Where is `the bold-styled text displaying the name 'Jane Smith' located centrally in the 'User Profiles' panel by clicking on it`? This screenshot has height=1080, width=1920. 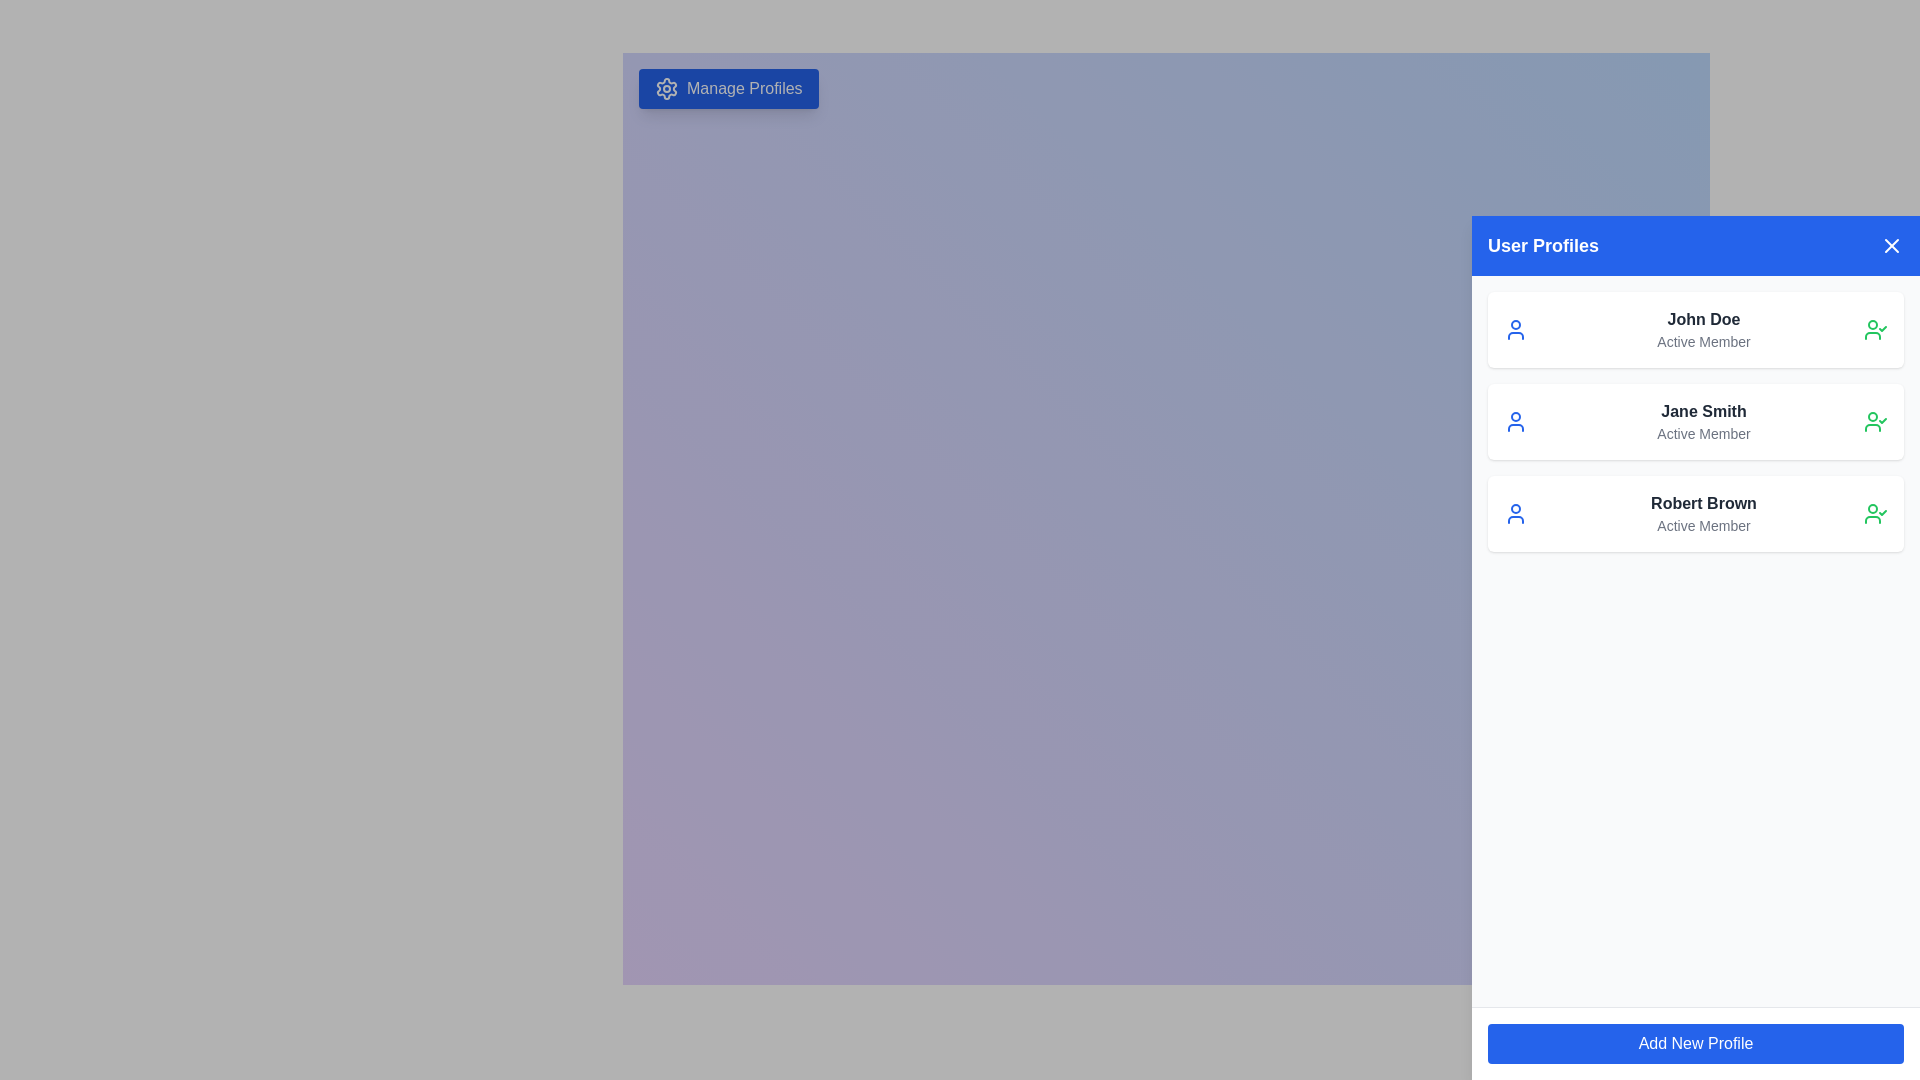 the bold-styled text displaying the name 'Jane Smith' located centrally in the 'User Profiles' panel by clicking on it is located at coordinates (1703, 411).